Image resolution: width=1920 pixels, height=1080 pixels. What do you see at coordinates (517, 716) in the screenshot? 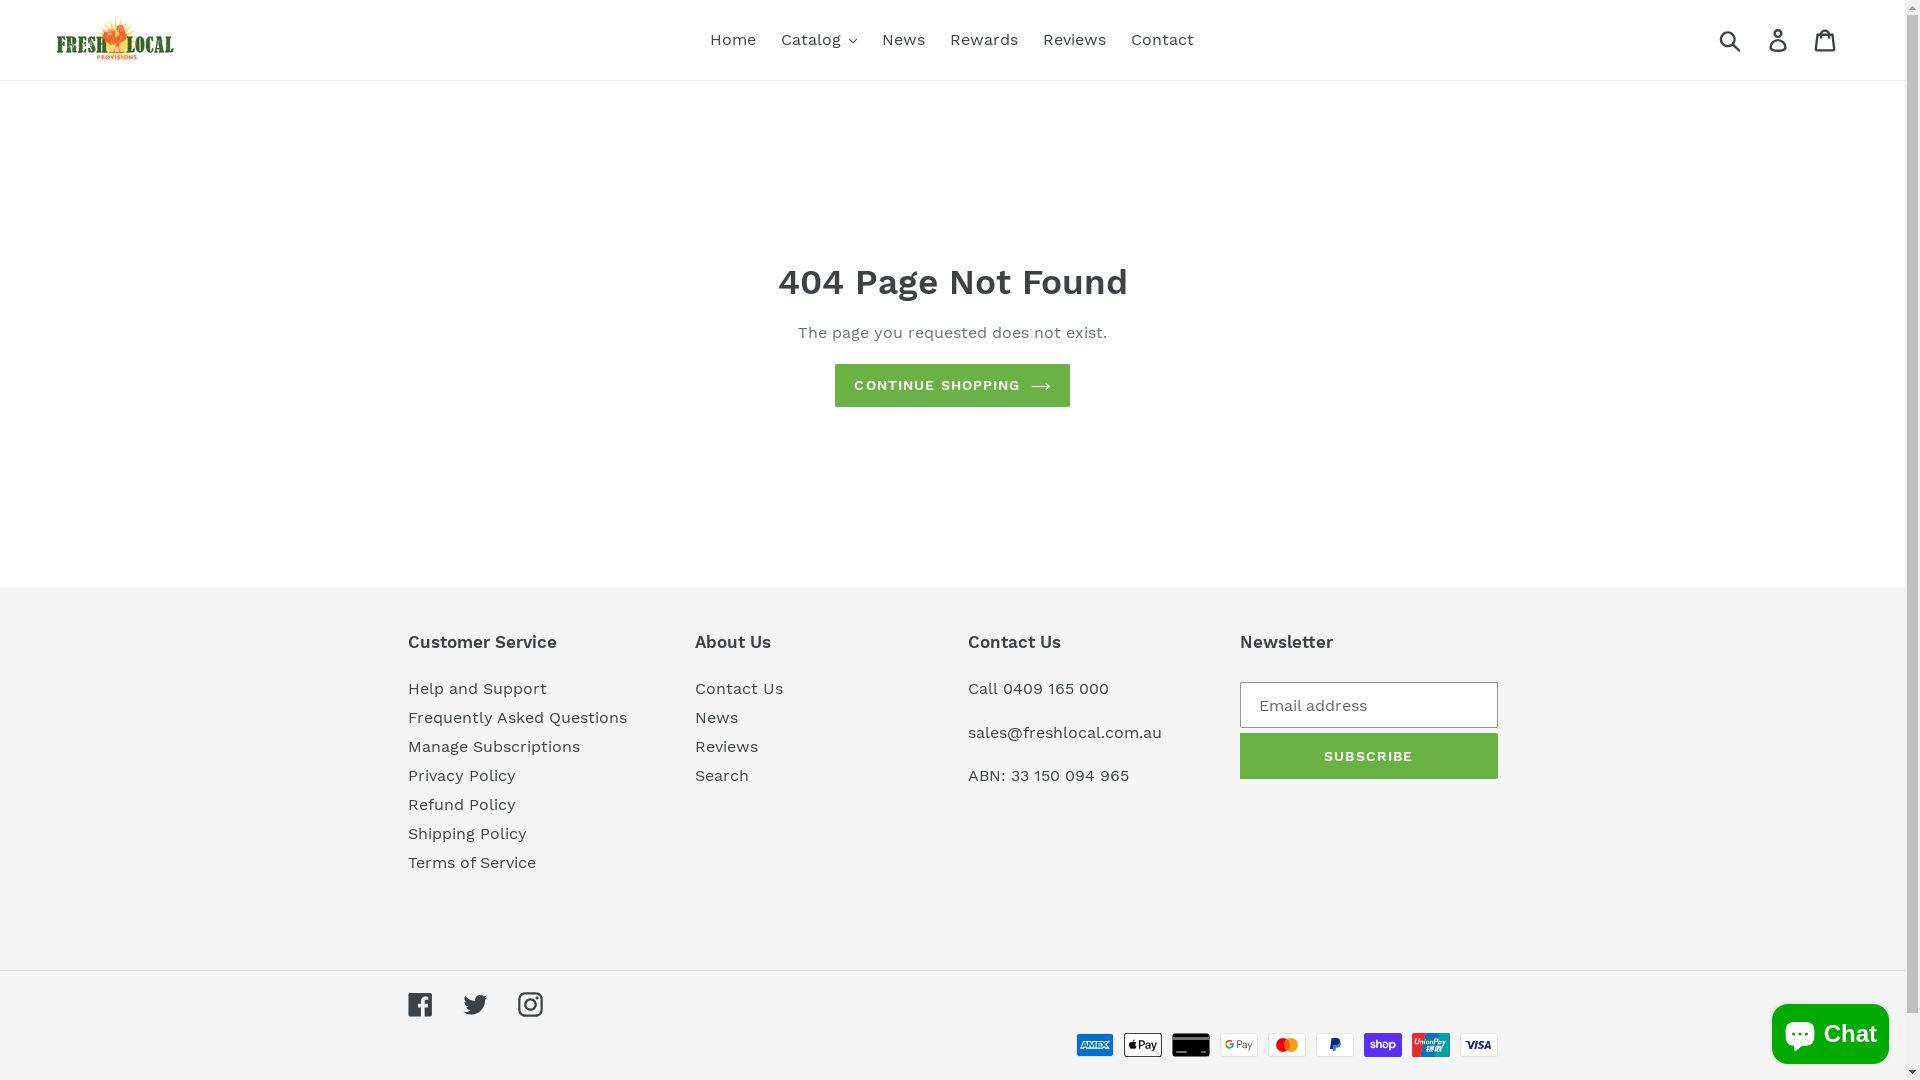
I see `'Frequently Asked Questions'` at bounding box center [517, 716].